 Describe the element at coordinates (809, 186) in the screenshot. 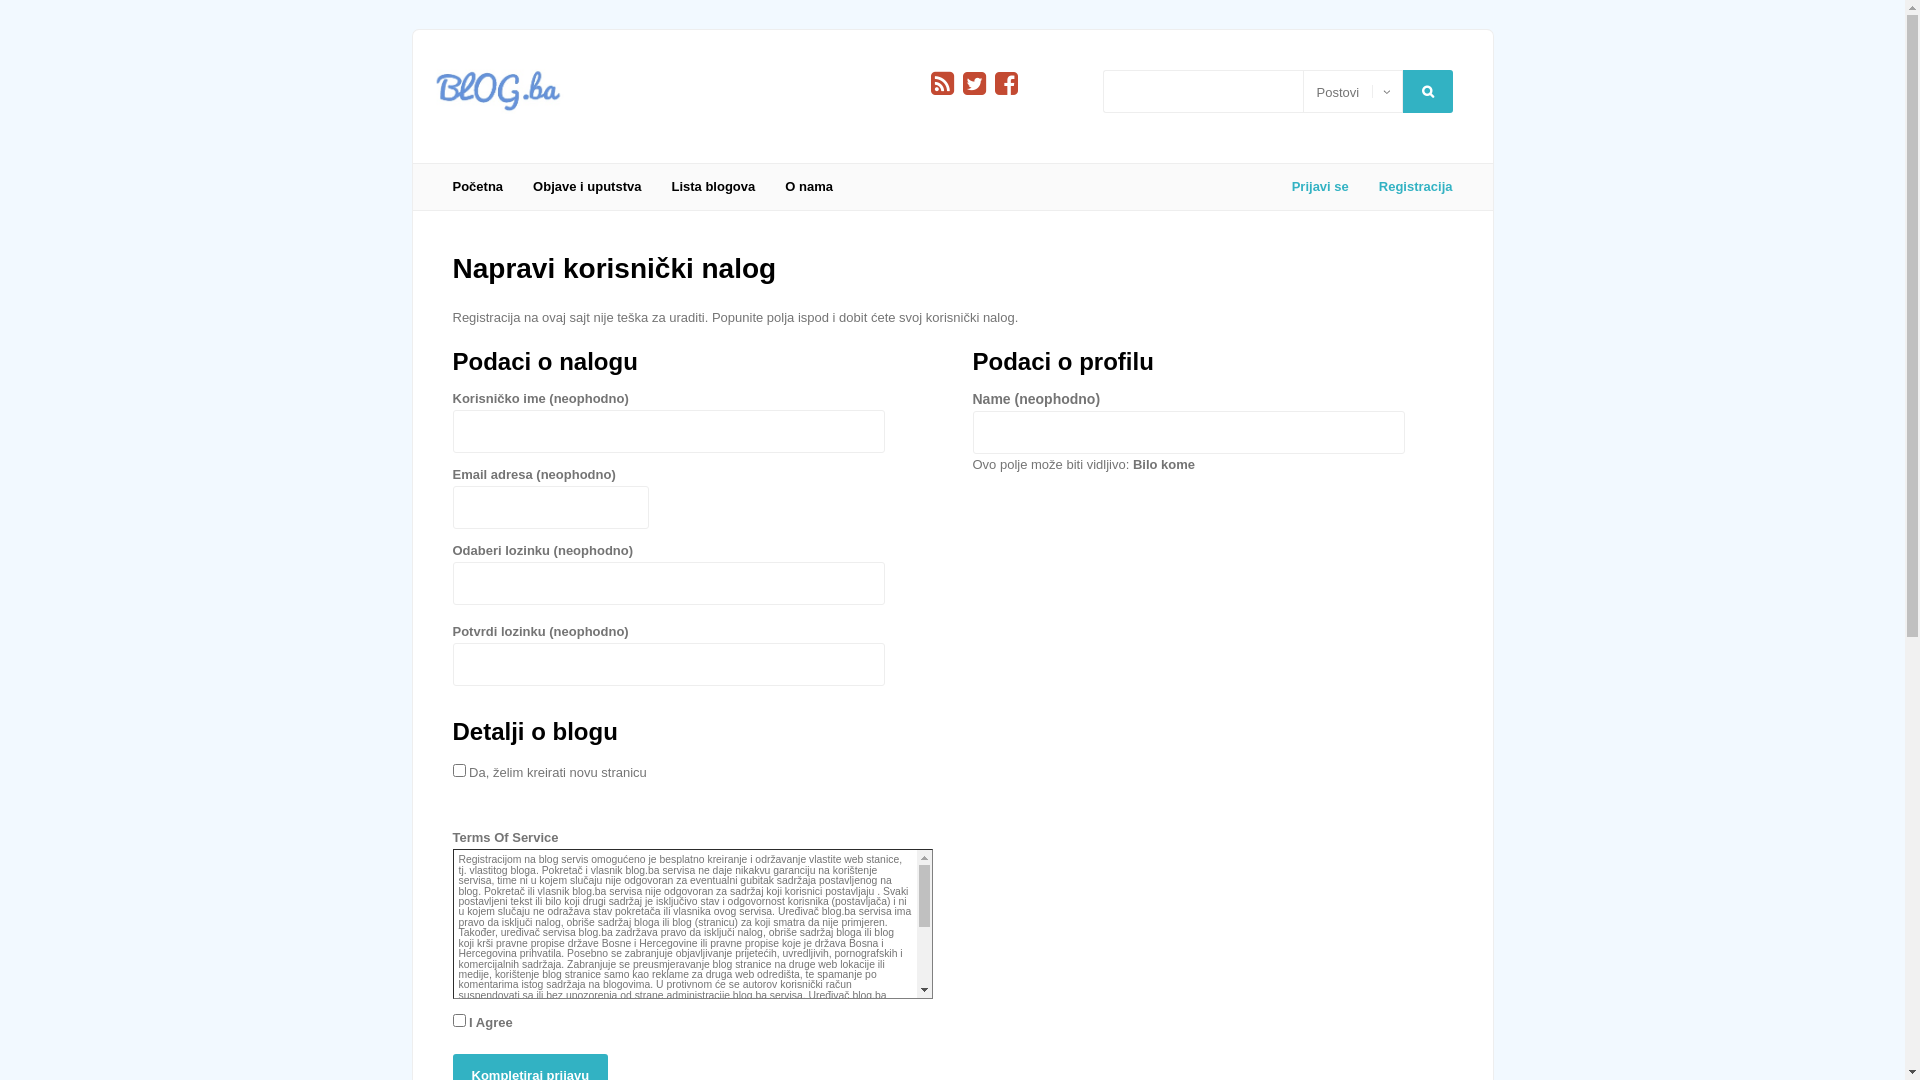

I see `'O nama'` at that location.